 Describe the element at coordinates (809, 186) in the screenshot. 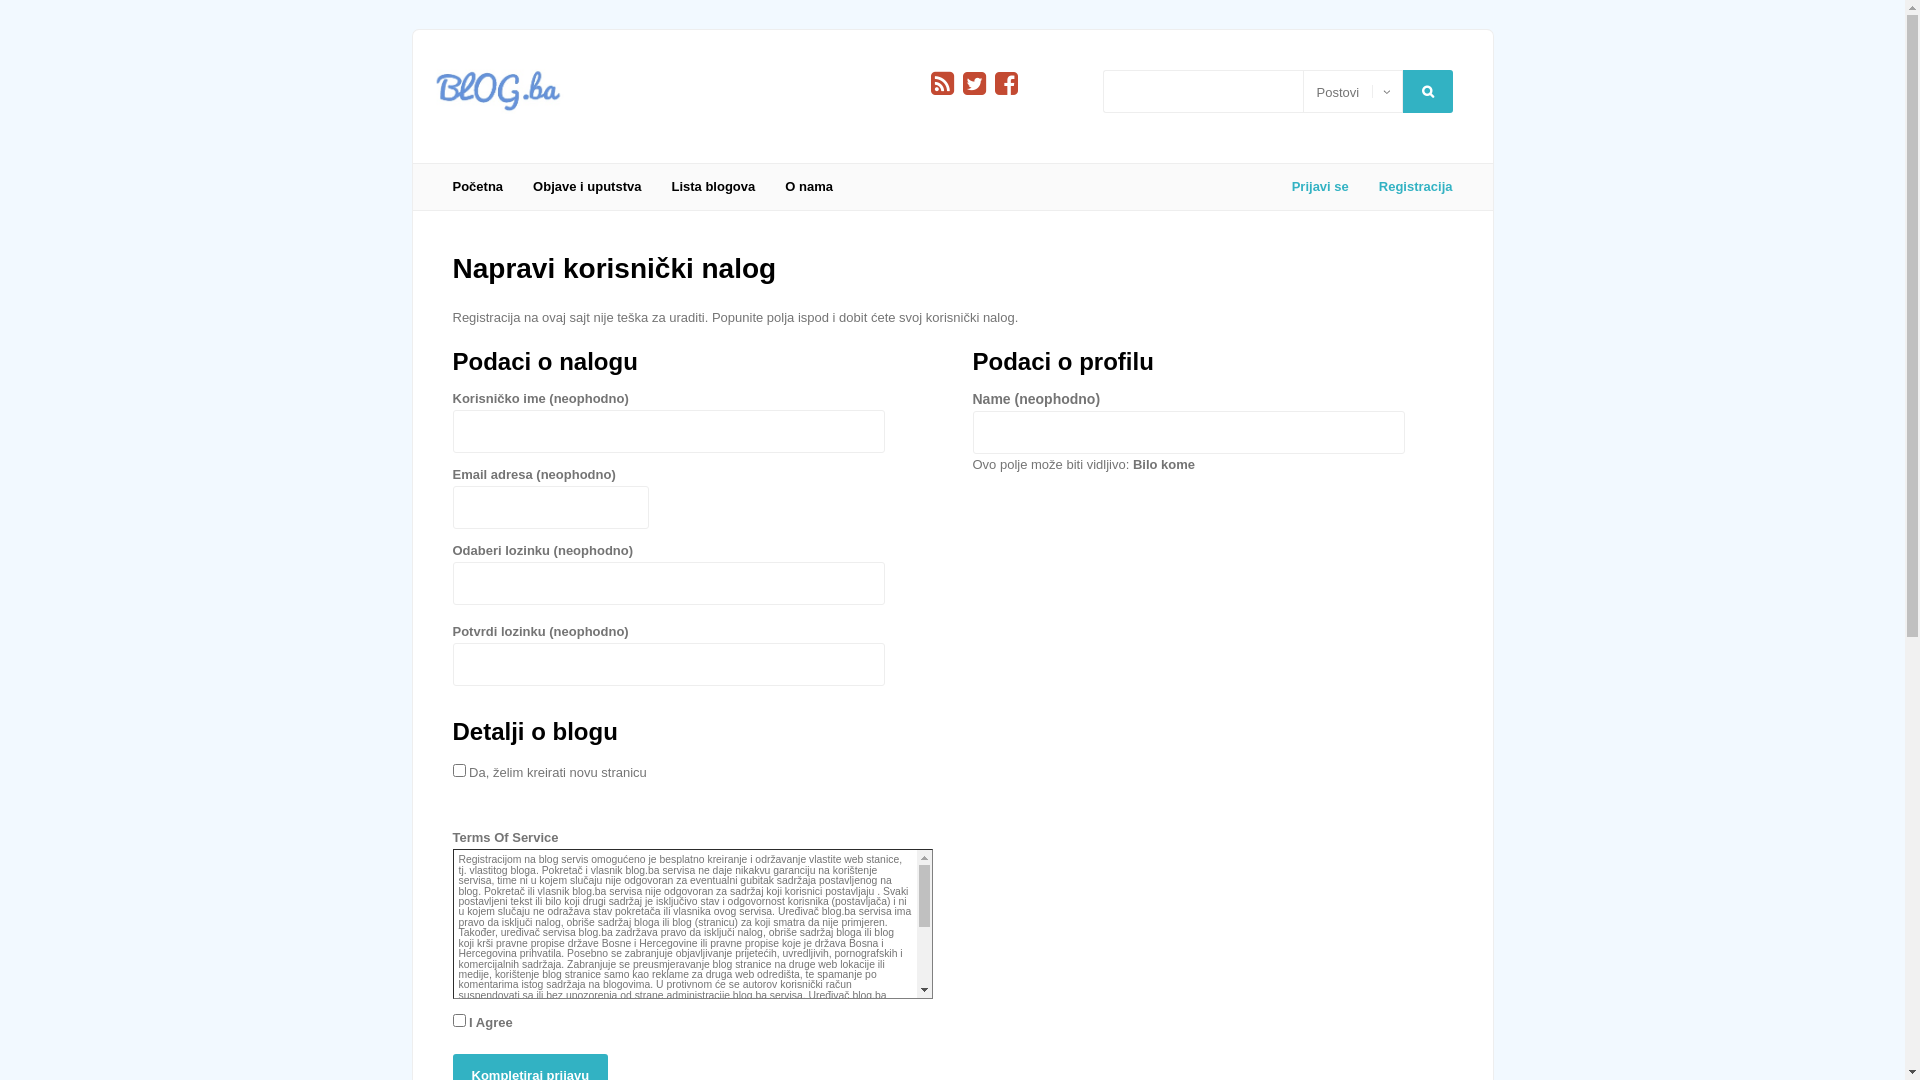

I see `'O nama'` at that location.